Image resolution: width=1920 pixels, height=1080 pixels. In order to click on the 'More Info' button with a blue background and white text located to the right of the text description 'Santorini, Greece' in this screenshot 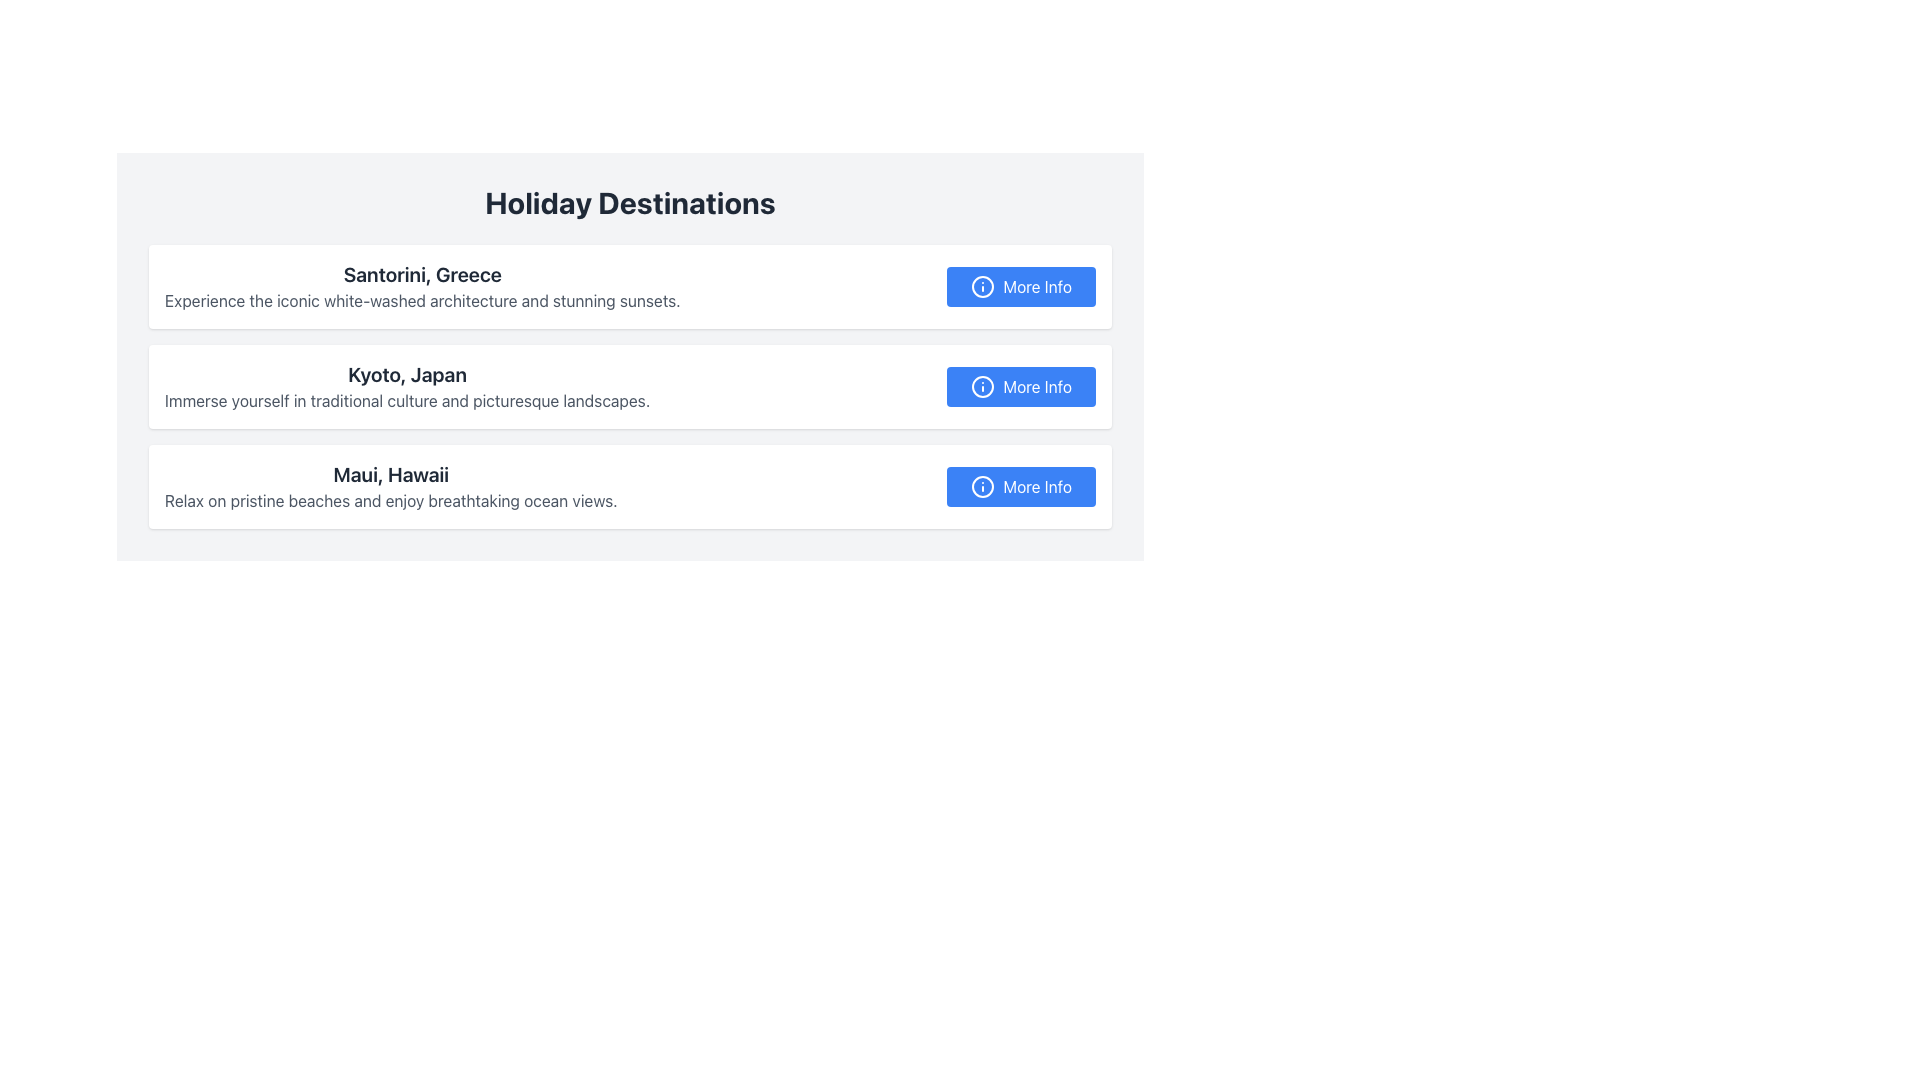, I will do `click(1021, 286)`.